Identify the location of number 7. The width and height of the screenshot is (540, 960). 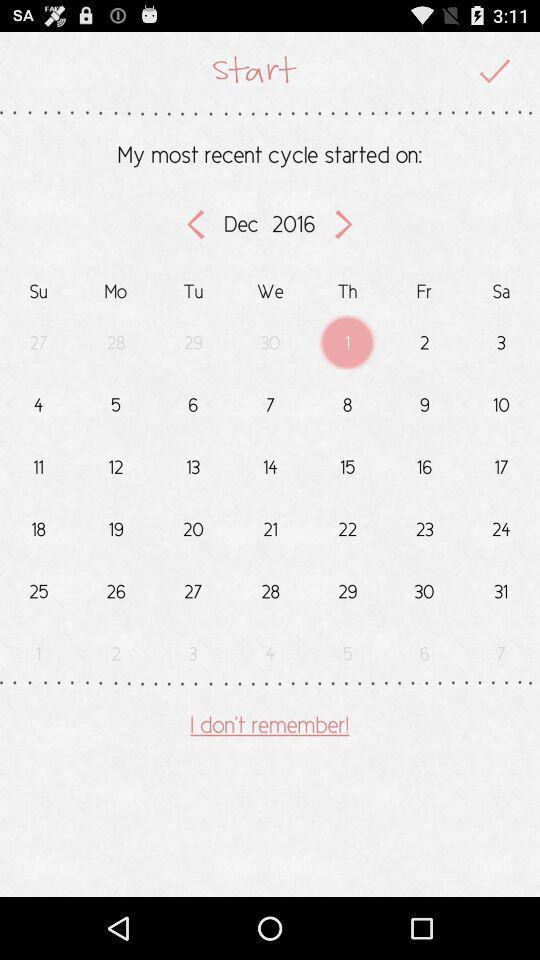
(270, 399).